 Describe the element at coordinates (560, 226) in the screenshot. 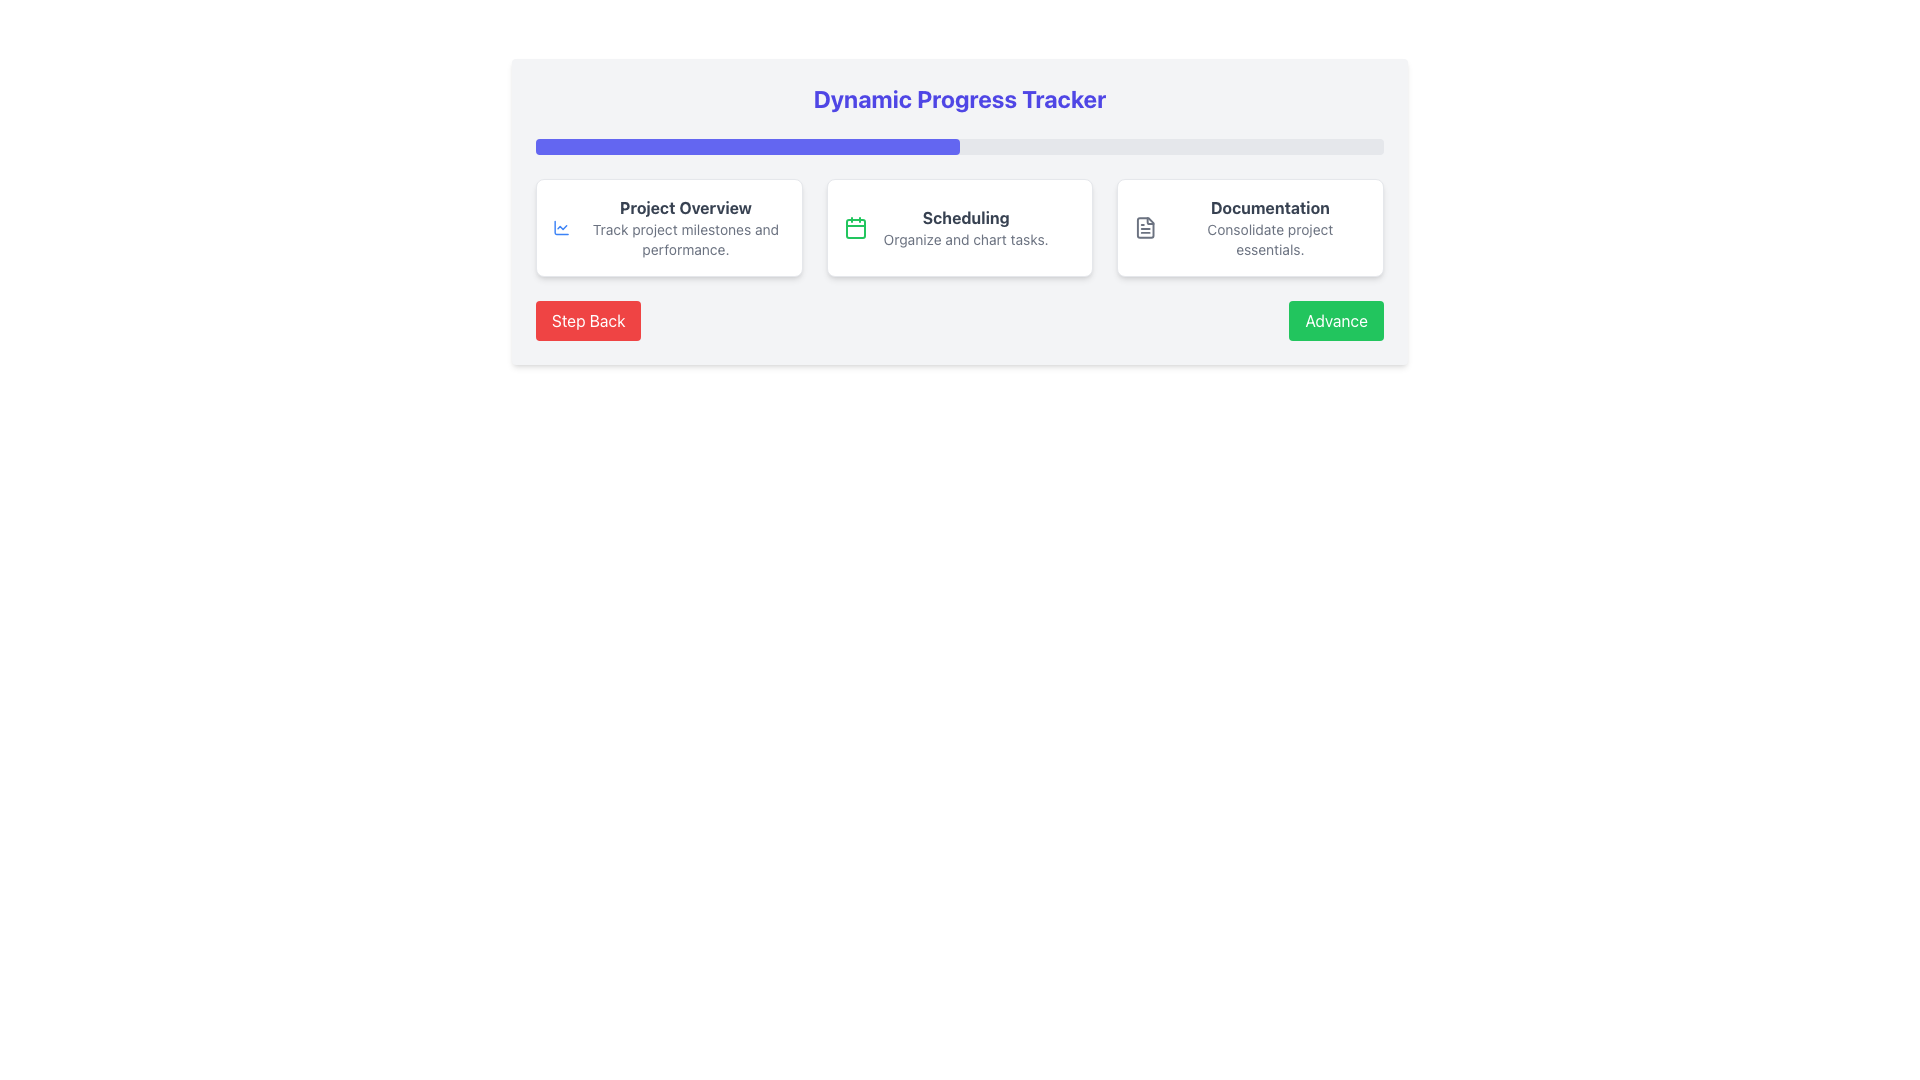

I see `the SVG graphic component segment located at the top-left of the 'Project Overview' card, which resembles a portion of a rectangular frame` at that location.